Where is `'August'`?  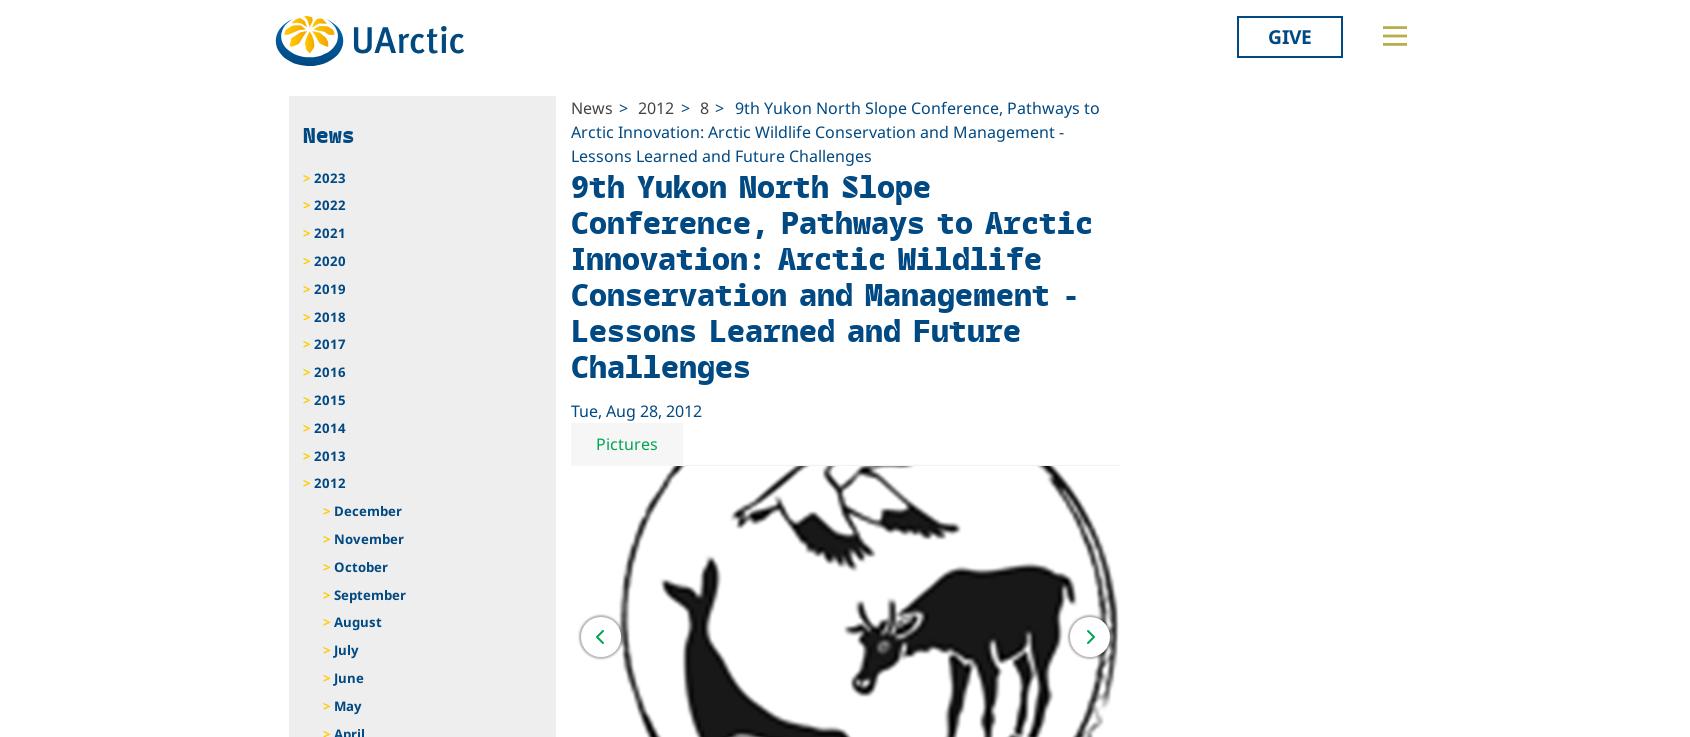
'August' is located at coordinates (356, 622).